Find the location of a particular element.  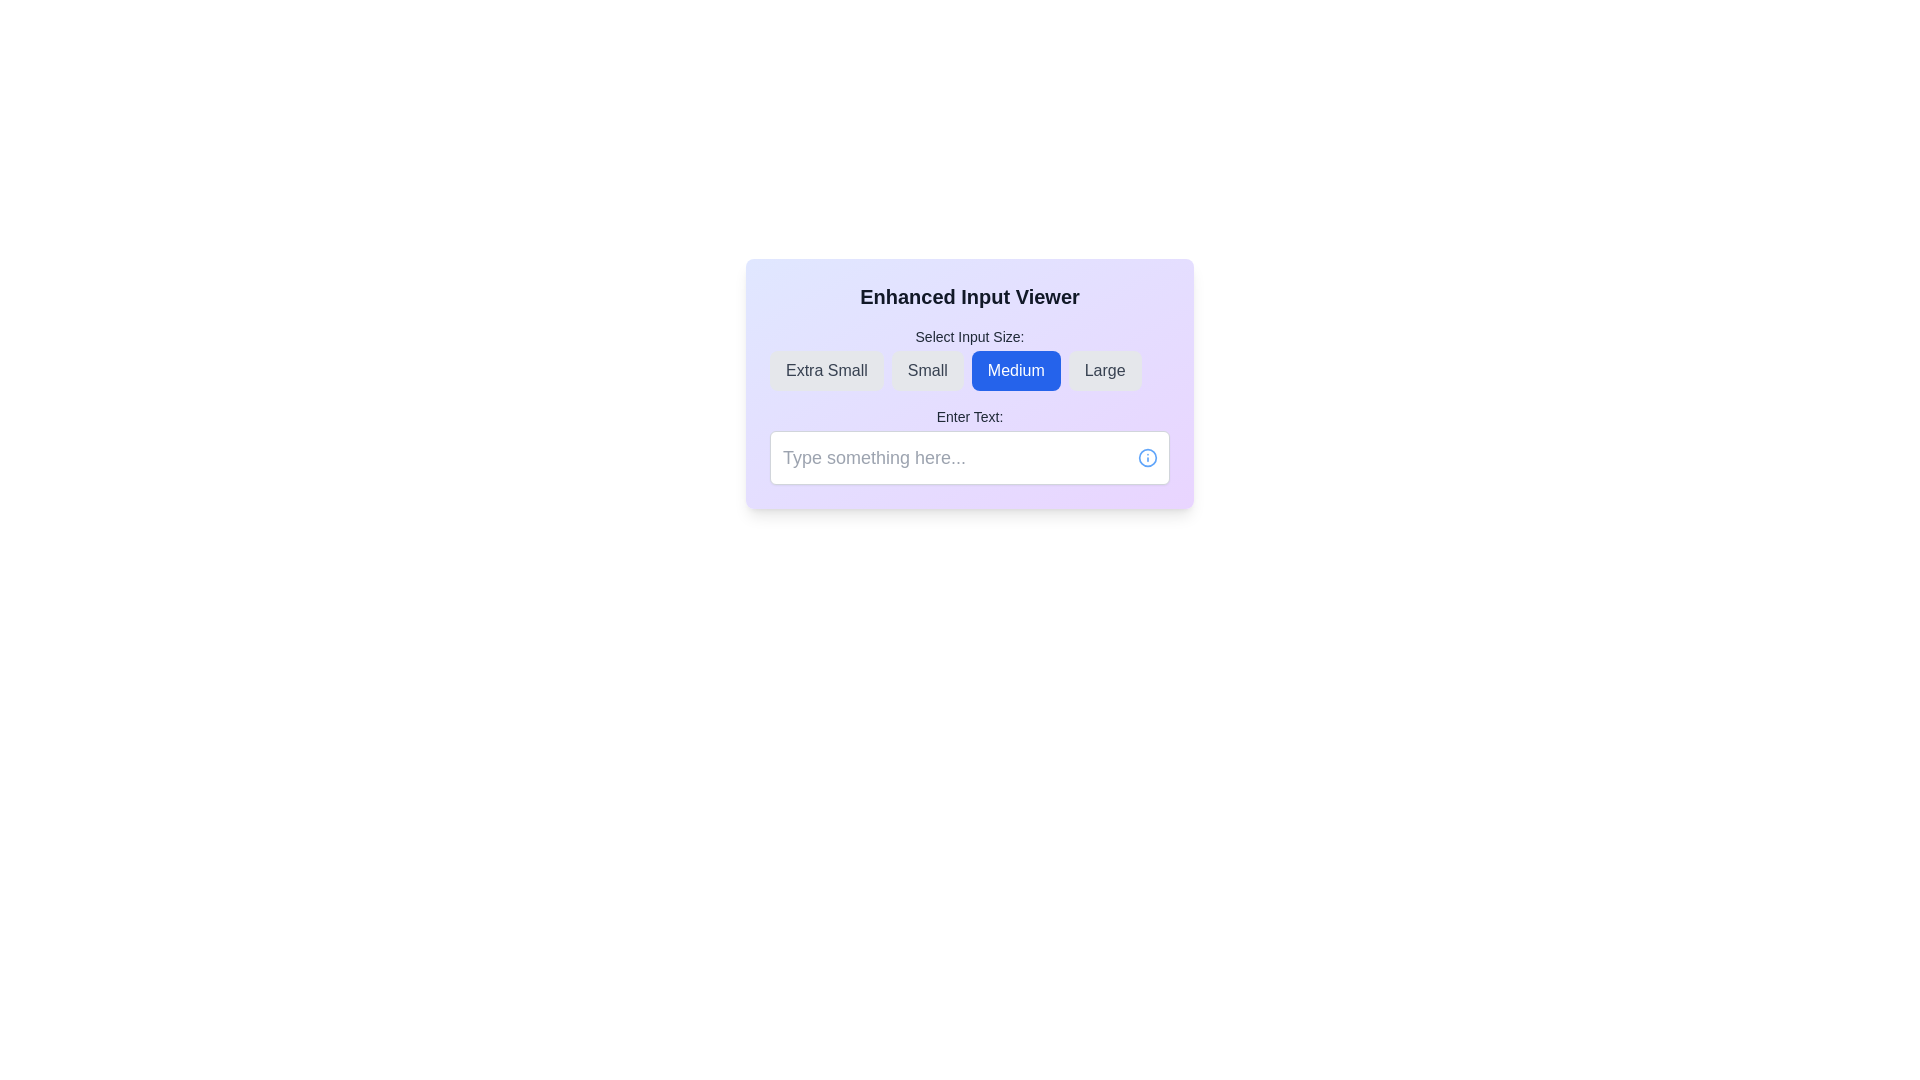

the 'Medium' button, which is the third button in a group of four is located at coordinates (1016, 370).